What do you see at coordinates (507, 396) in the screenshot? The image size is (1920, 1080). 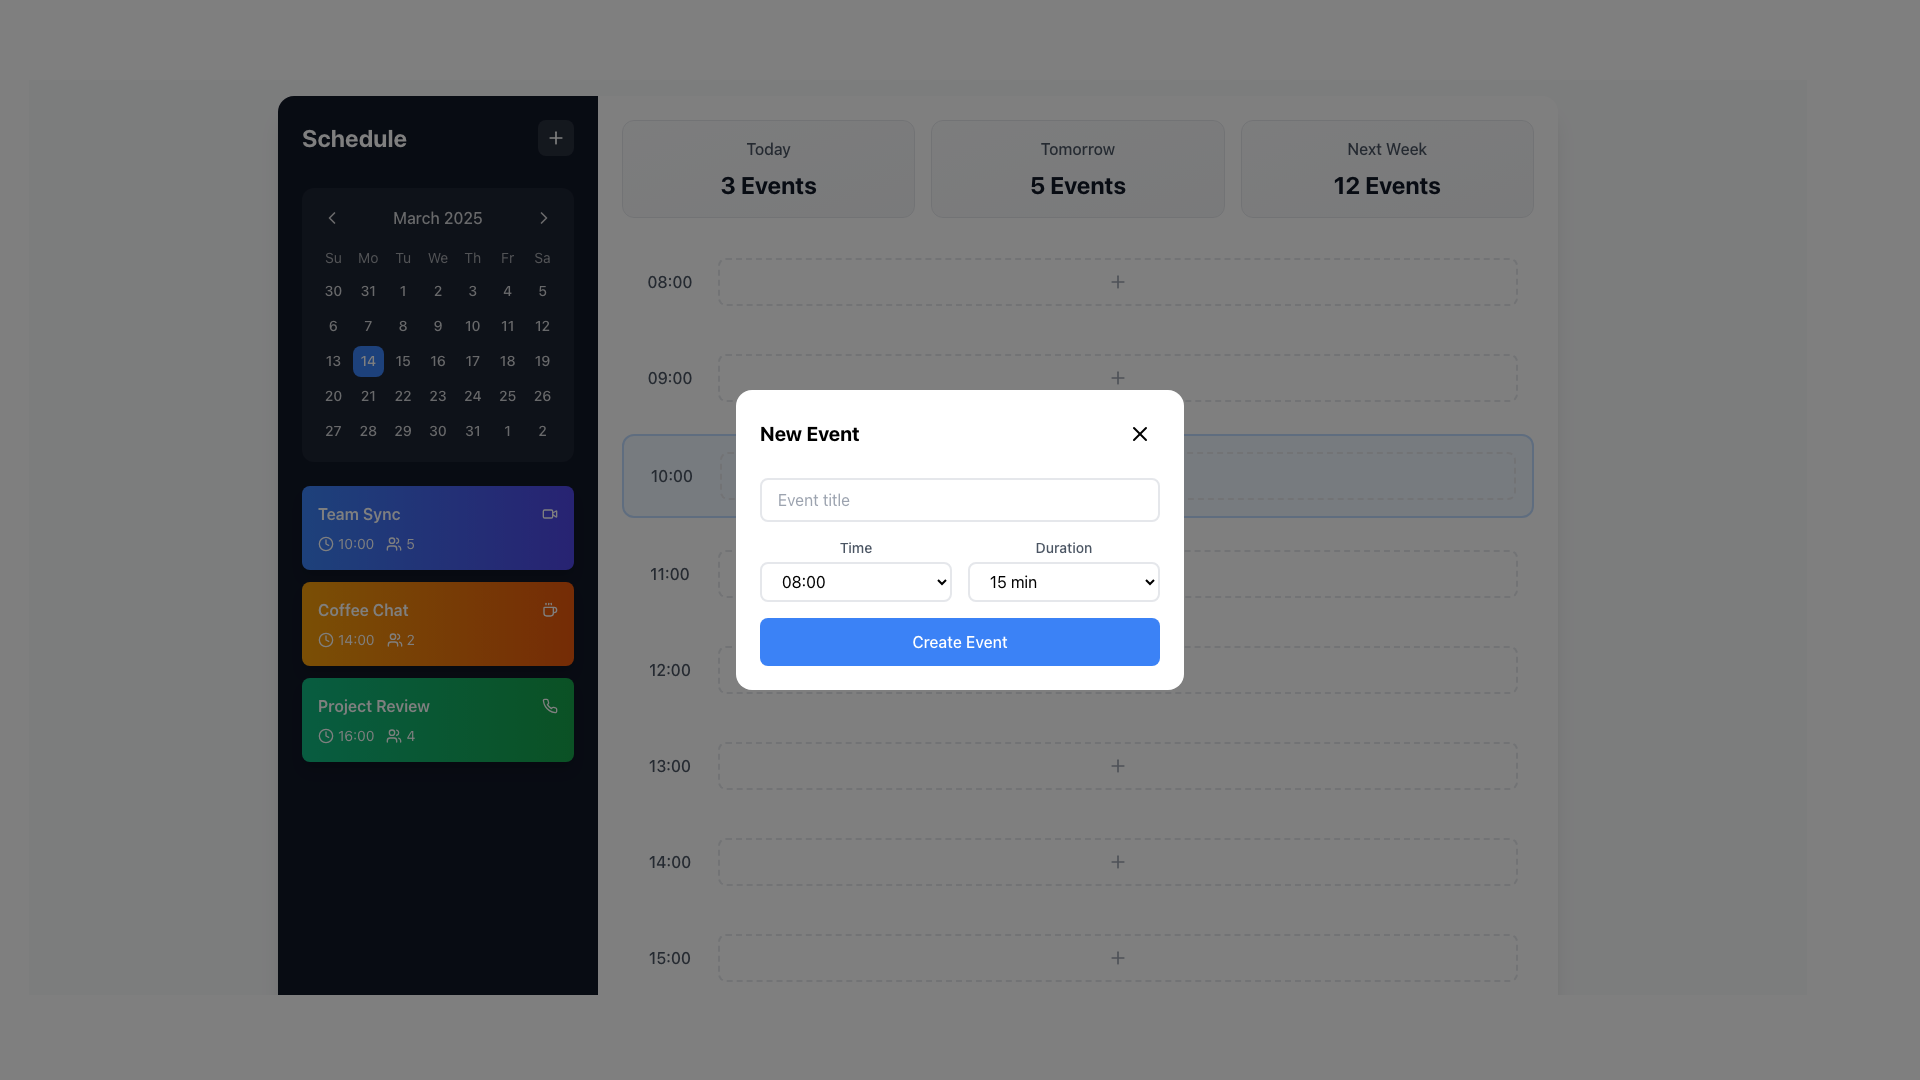 I see `the square button labeled '25' with a gray background and rounded corners, located in the fifth column of the fourth row in the calendar grid under 'March 2025'` at bounding box center [507, 396].